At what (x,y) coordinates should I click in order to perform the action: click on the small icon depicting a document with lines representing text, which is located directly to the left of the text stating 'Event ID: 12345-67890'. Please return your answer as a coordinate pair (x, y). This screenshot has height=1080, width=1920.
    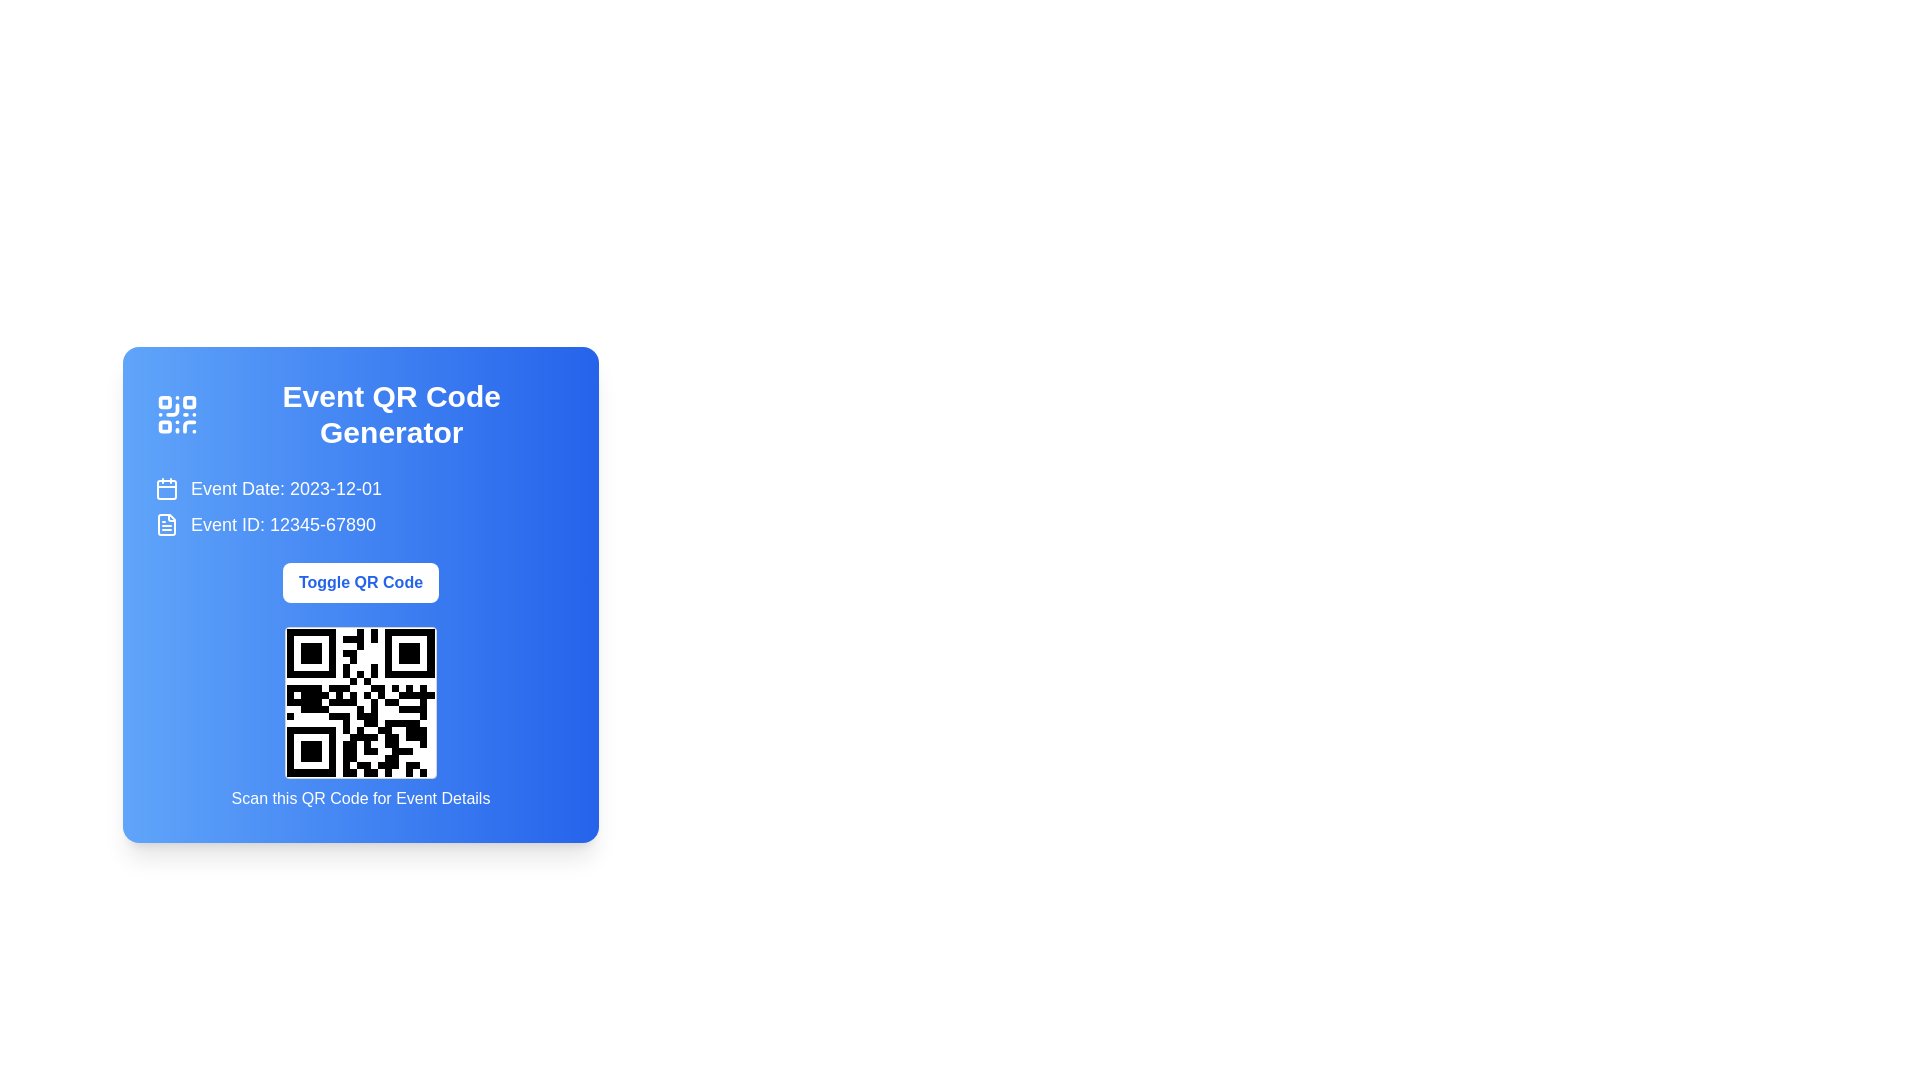
    Looking at the image, I should click on (167, 523).